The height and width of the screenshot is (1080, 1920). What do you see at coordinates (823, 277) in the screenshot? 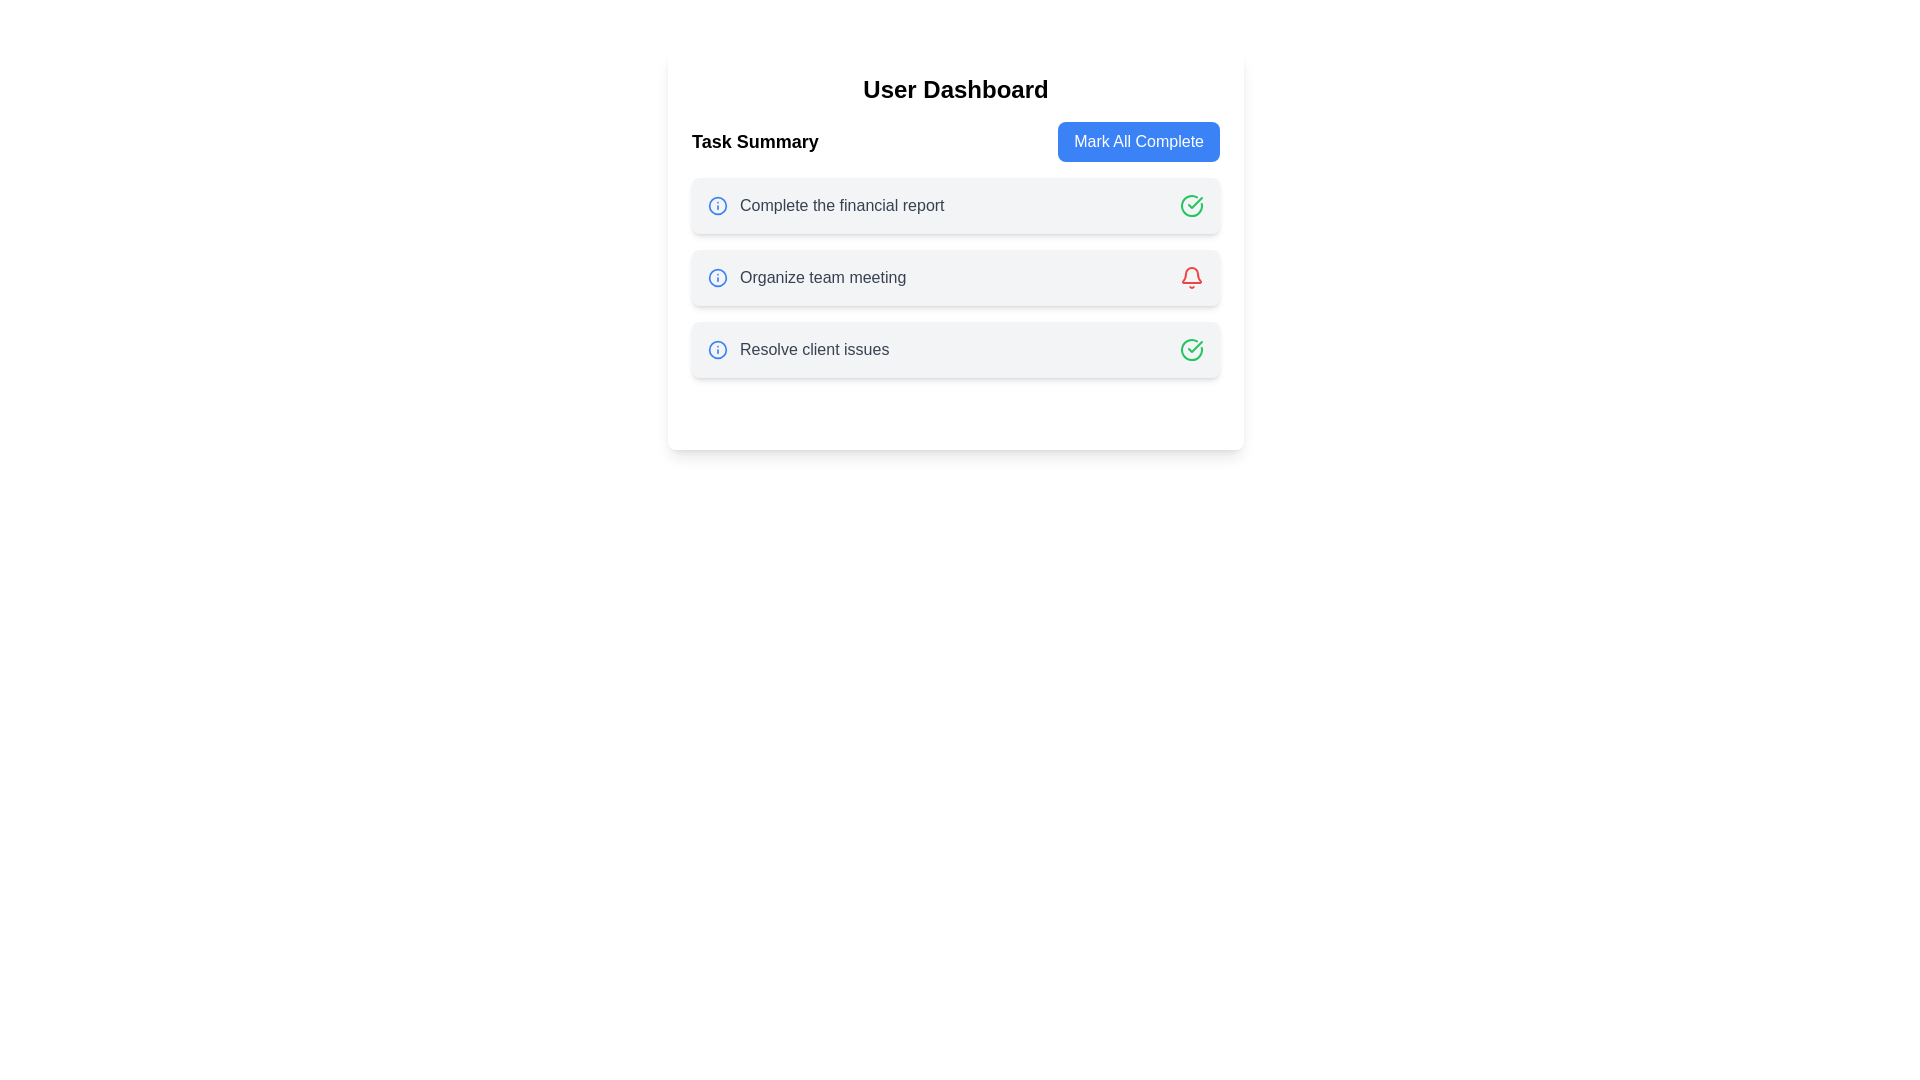
I see `text label that displays 'Organize team meeting', located in the second row of the task list in the 'Task Summary' section` at bounding box center [823, 277].